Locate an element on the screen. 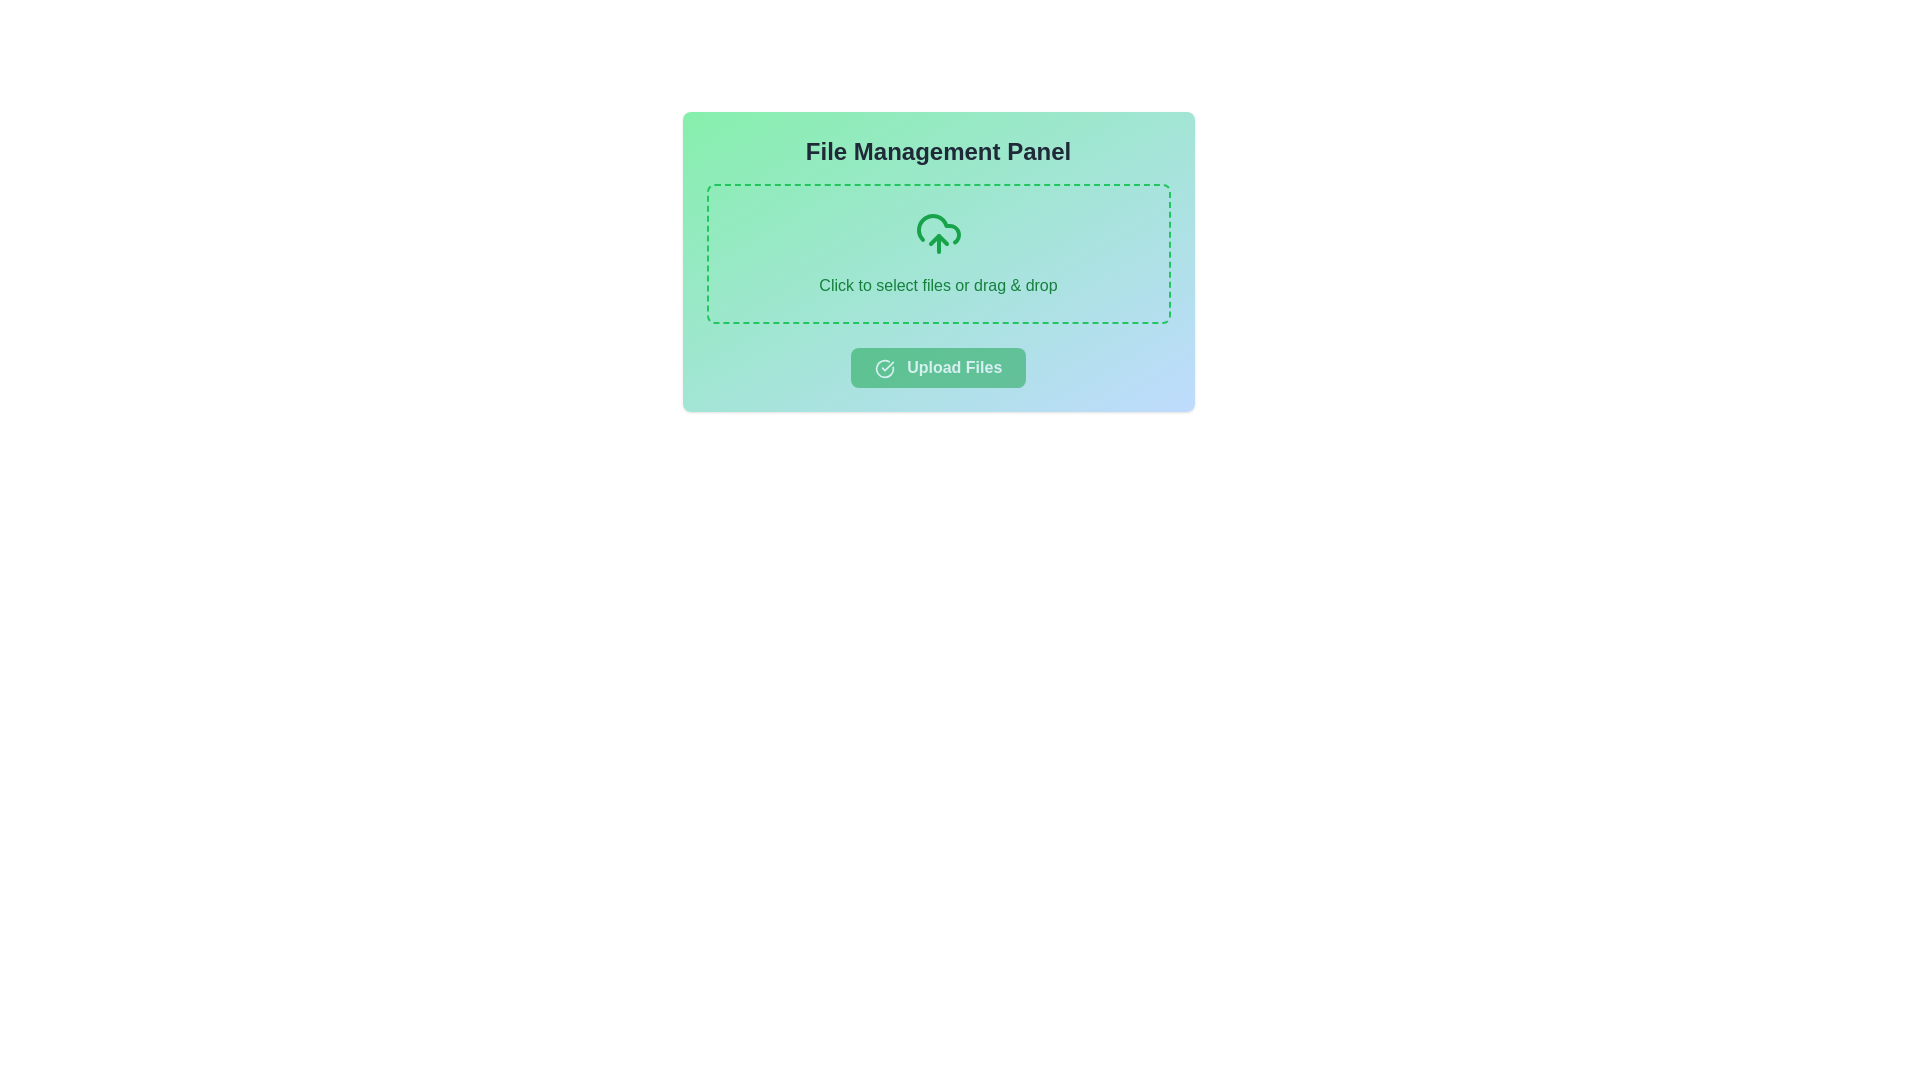  the decorative vector graphic shape in the 'File Management Panel' interface, which enhances the visual representation of the file upload area and is positioned centrally between a downward arrow and a vertical line is located at coordinates (937, 228).